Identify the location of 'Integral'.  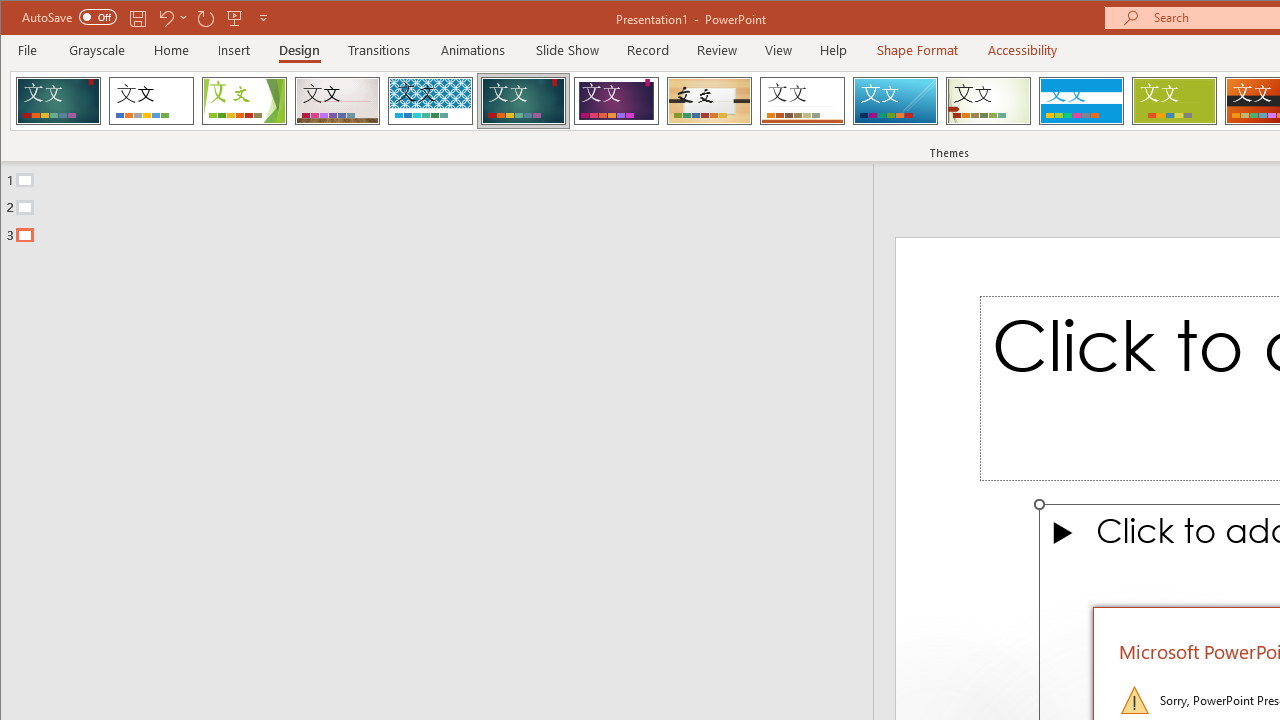
(429, 100).